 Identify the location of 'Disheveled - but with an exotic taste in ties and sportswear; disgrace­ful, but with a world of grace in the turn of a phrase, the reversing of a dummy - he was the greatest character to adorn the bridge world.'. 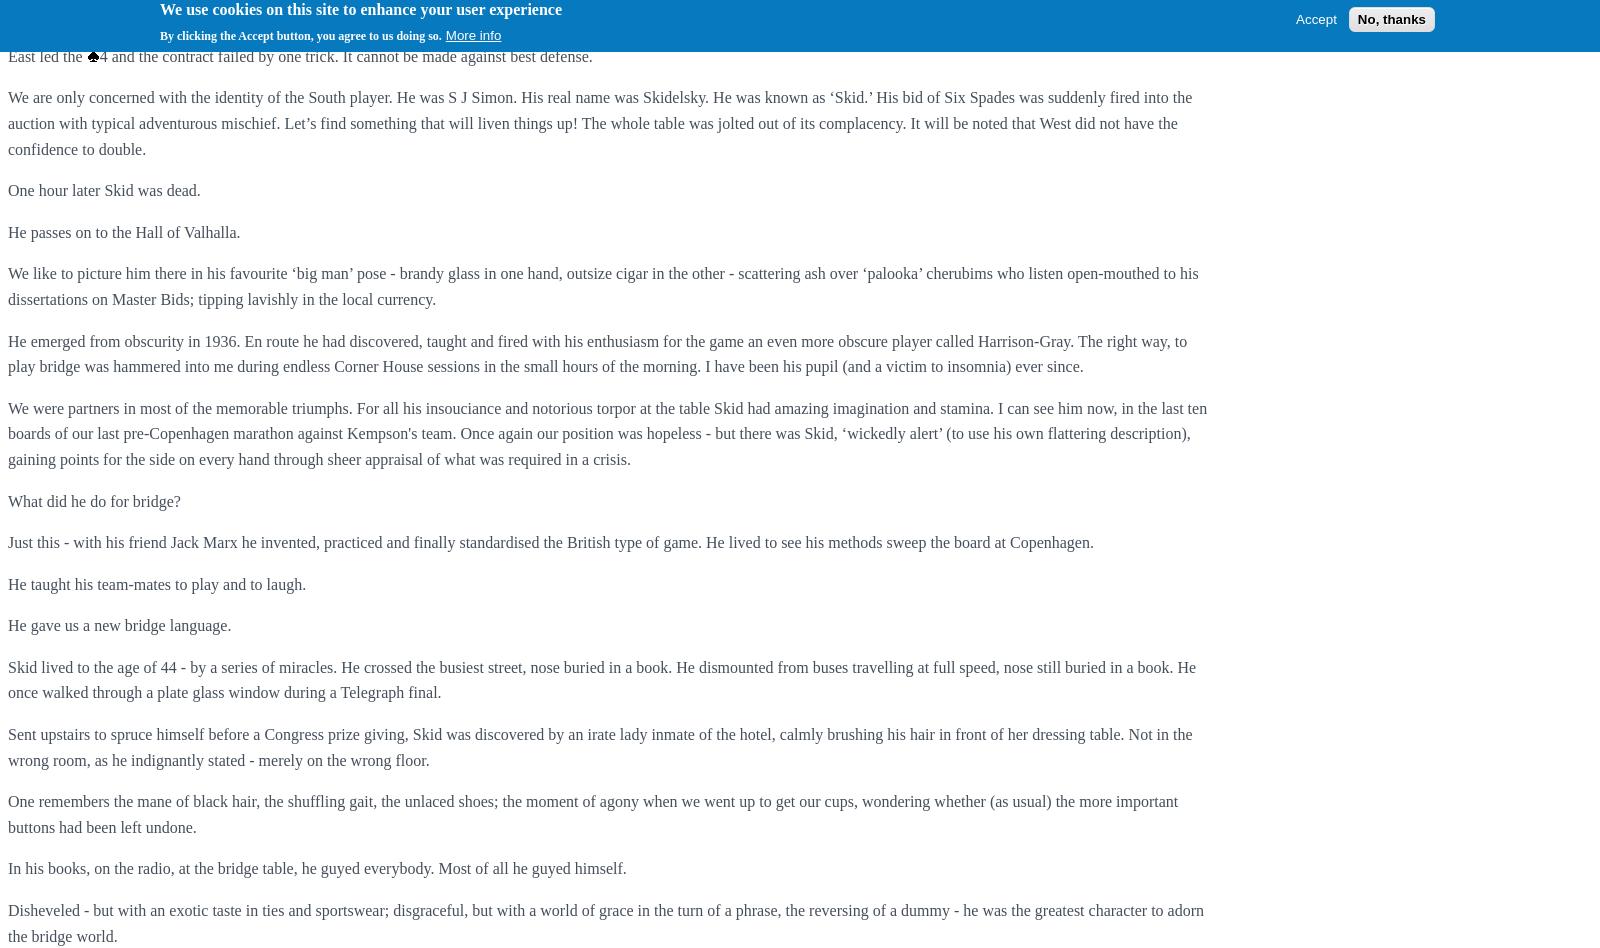
(7, 921).